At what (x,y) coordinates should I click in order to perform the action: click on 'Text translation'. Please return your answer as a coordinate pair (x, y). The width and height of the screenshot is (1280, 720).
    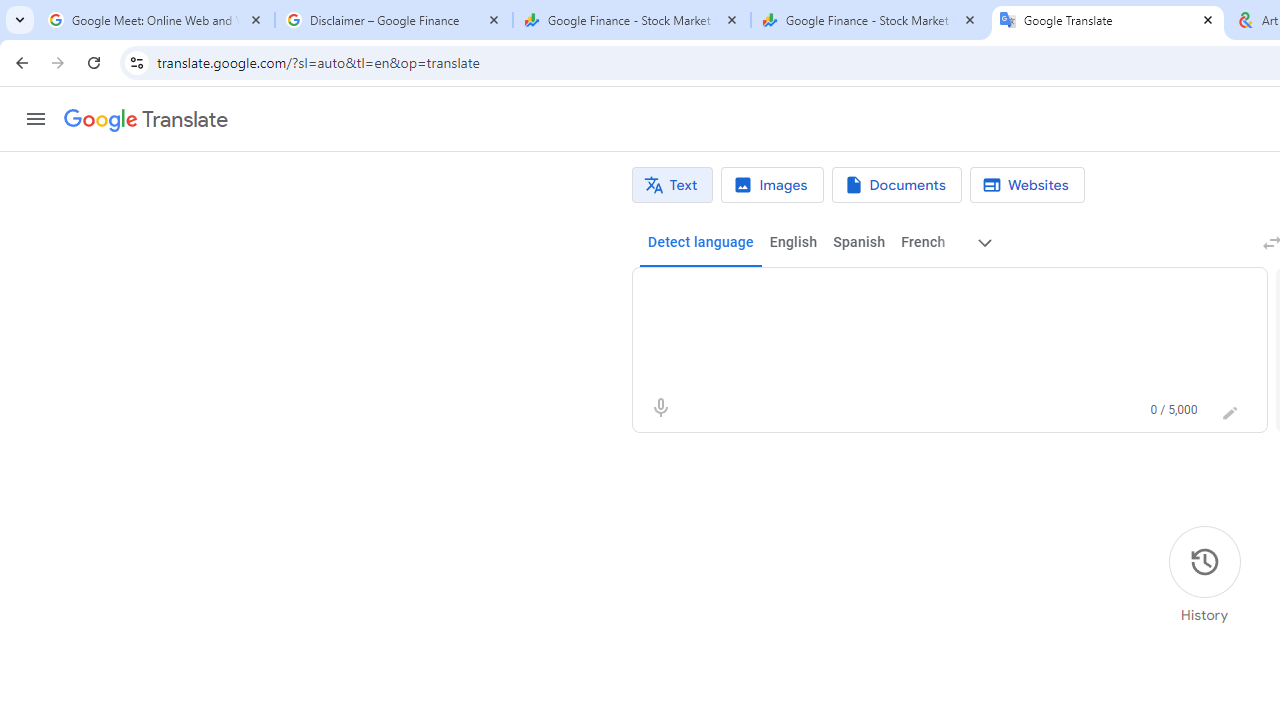
    Looking at the image, I should click on (672, 185).